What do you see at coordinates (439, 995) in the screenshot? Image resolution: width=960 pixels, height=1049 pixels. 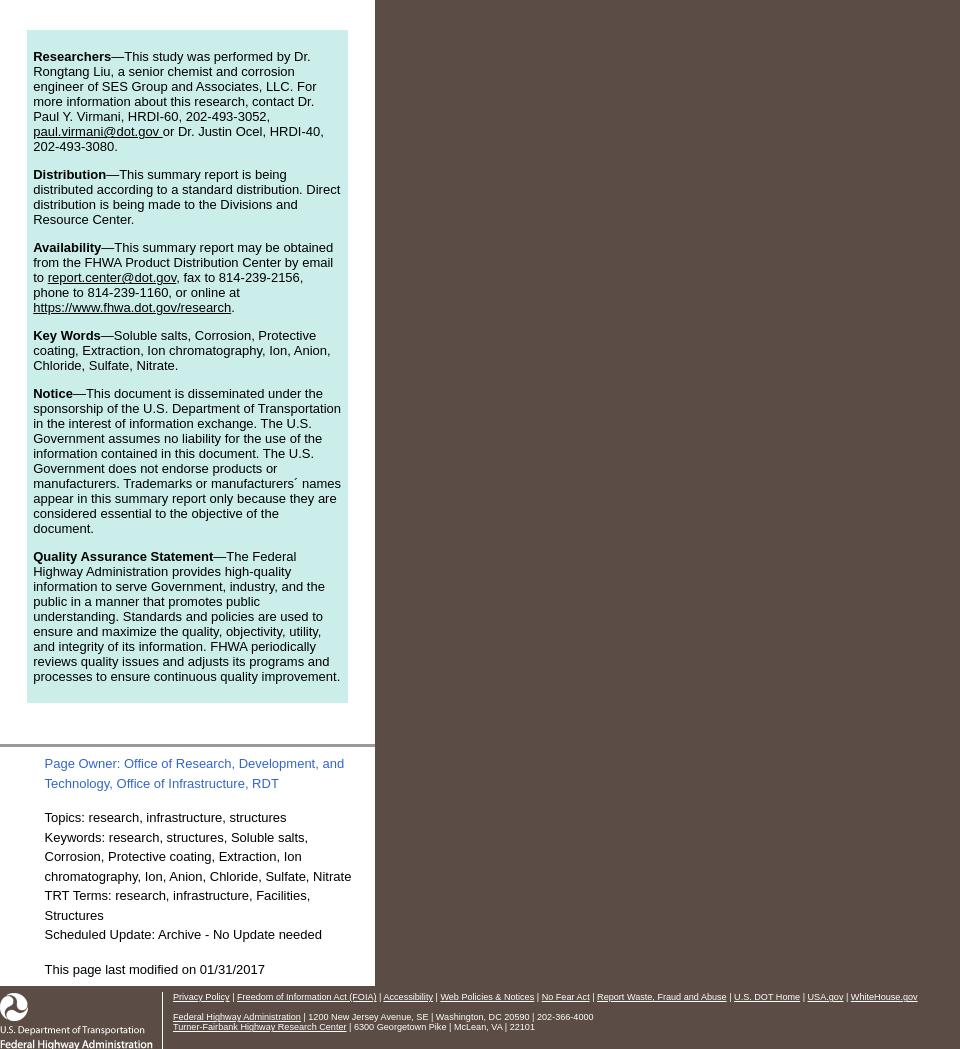 I see `'Web Policies & Notices'` at bounding box center [439, 995].